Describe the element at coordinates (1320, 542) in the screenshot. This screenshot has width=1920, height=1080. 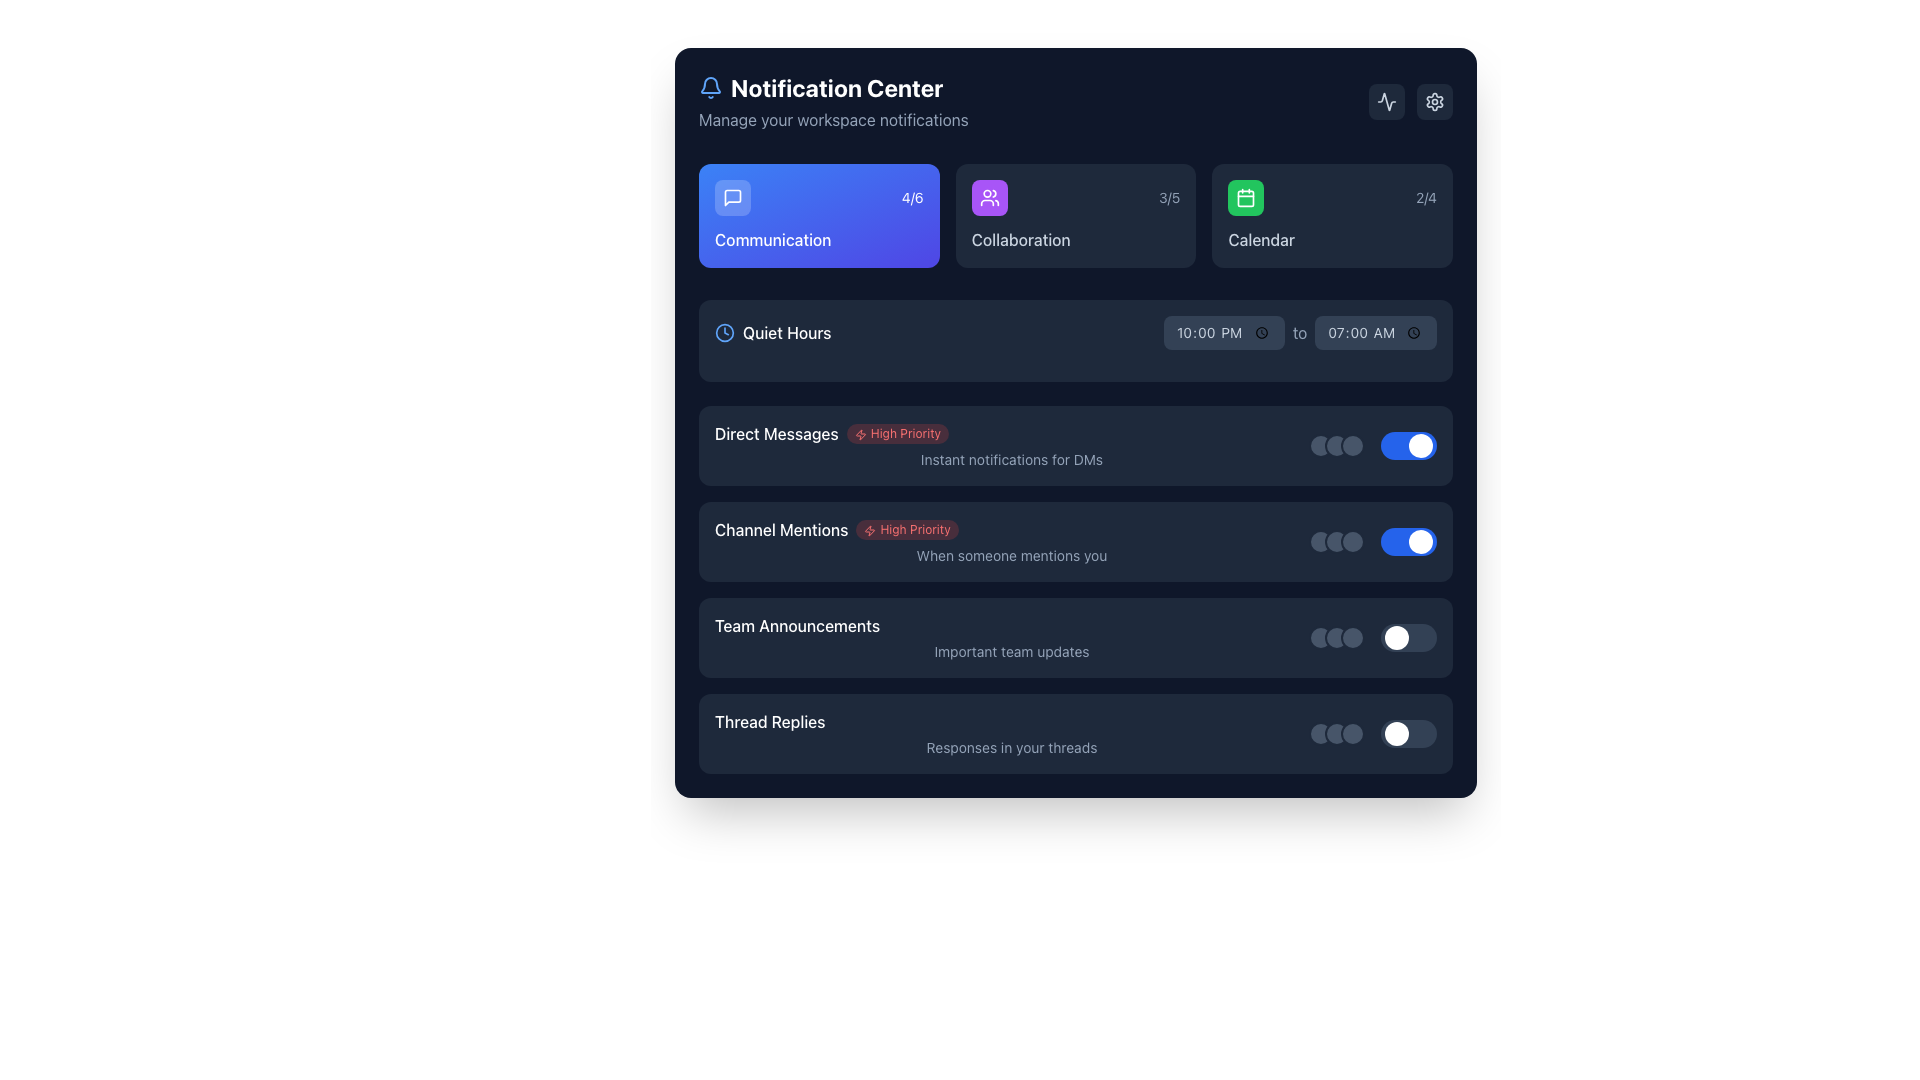
I see `the leftmost circular decorative element with a dark slate-gray background, located adjacent to the 'Channel Mentions' label` at that location.